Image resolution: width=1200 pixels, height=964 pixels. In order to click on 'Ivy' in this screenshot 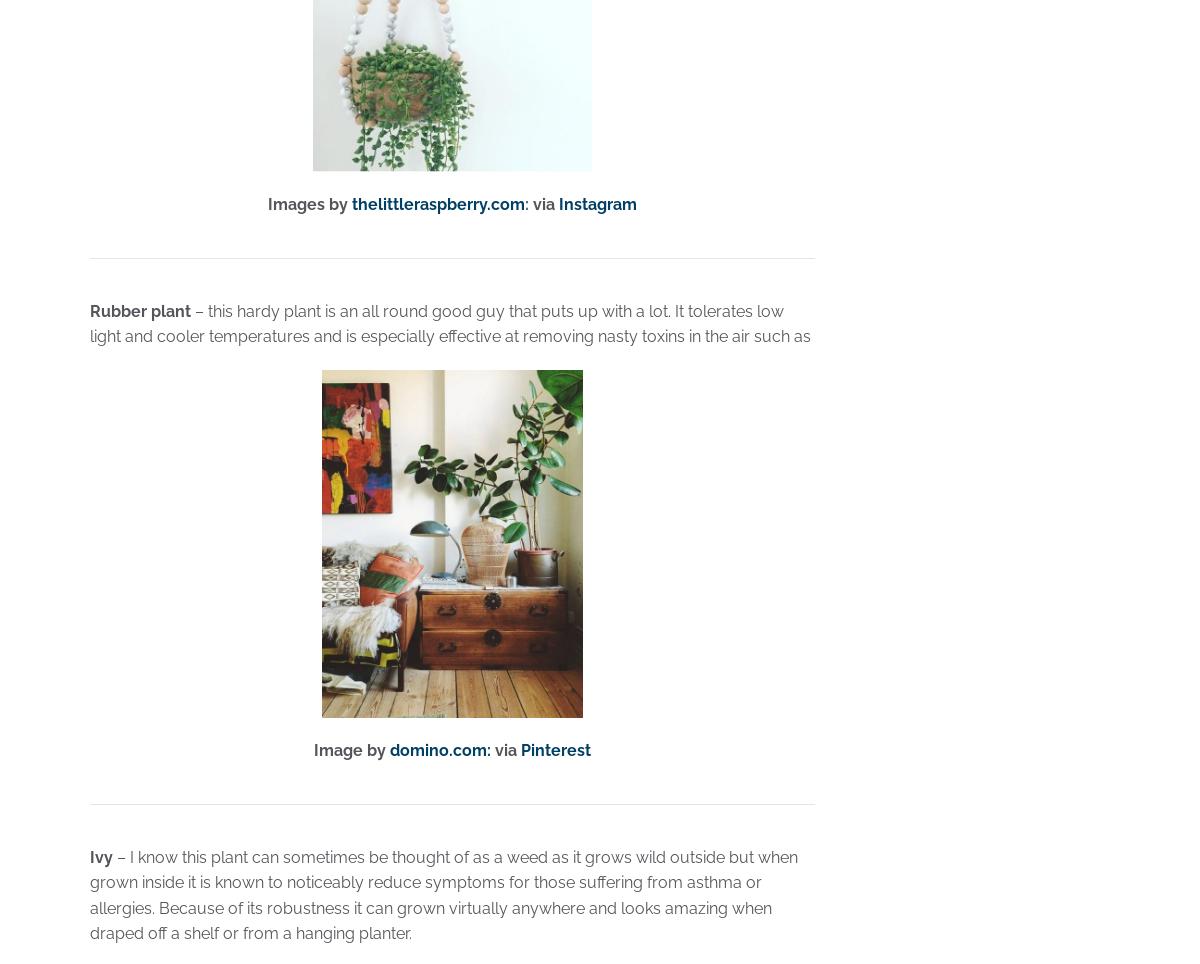, I will do `click(101, 856)`.